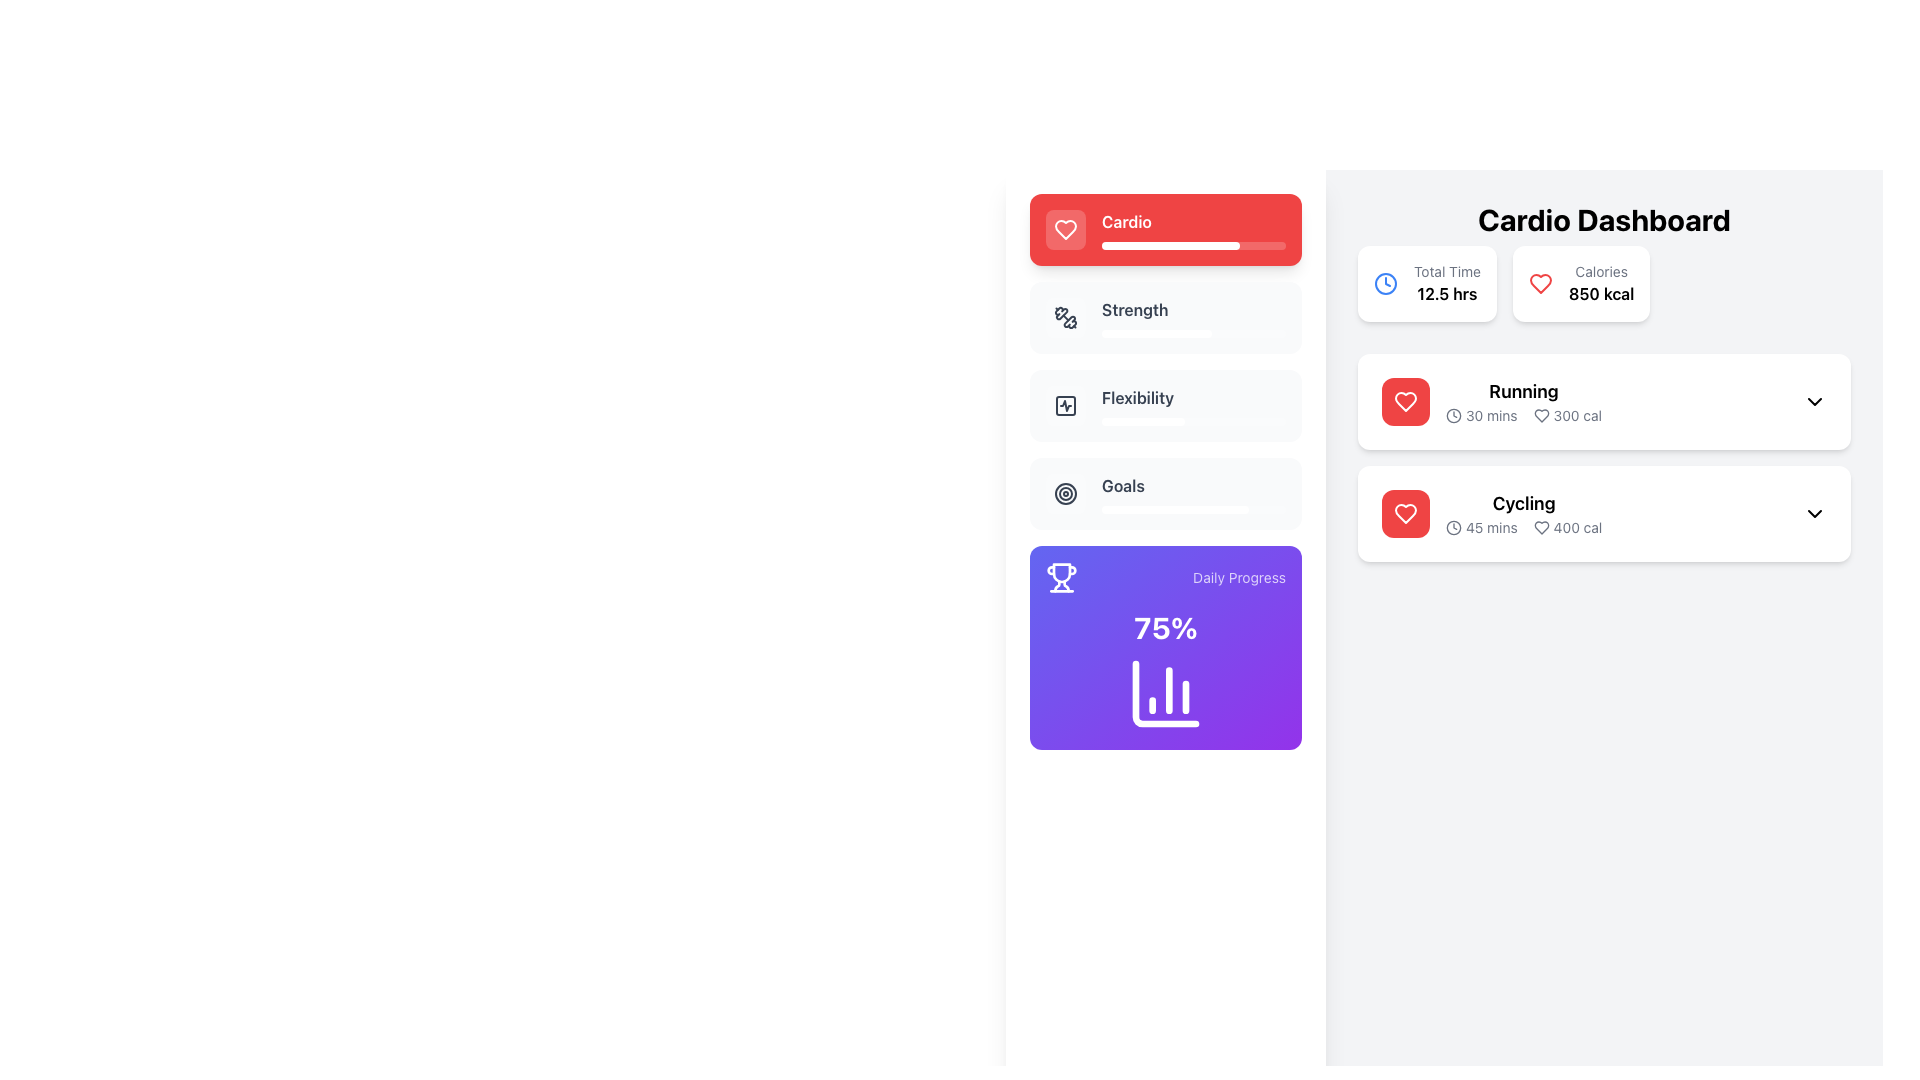 This screenshot has width=1920, height=1080. What do you see at coordinates (1069, 321) in the screenshot?
I see `the decorative strength icon located within the 'Strength' card on the left-hand menu of the user interface` at bounding box center [1069, 321].